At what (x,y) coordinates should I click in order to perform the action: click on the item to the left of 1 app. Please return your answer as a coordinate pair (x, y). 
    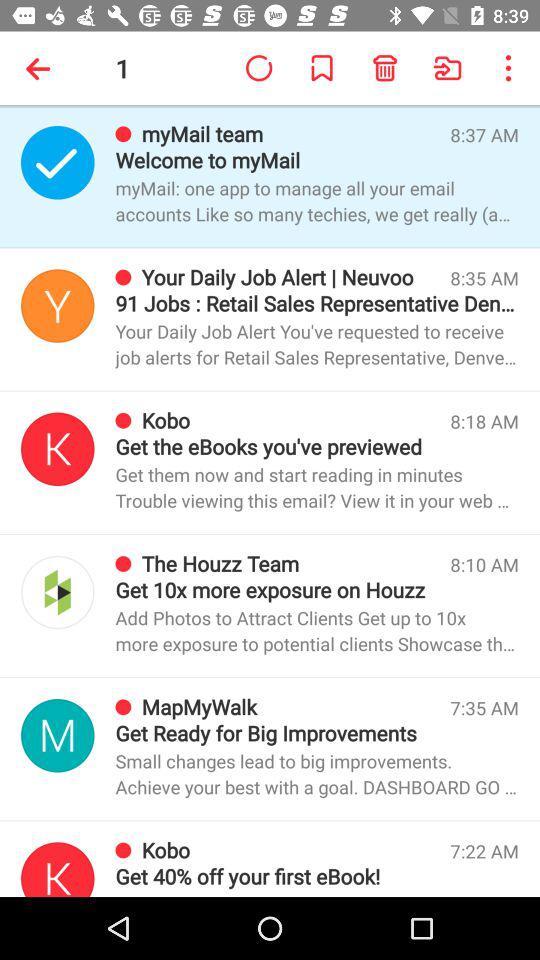
    Looking at the image, I should click on (42, 68).